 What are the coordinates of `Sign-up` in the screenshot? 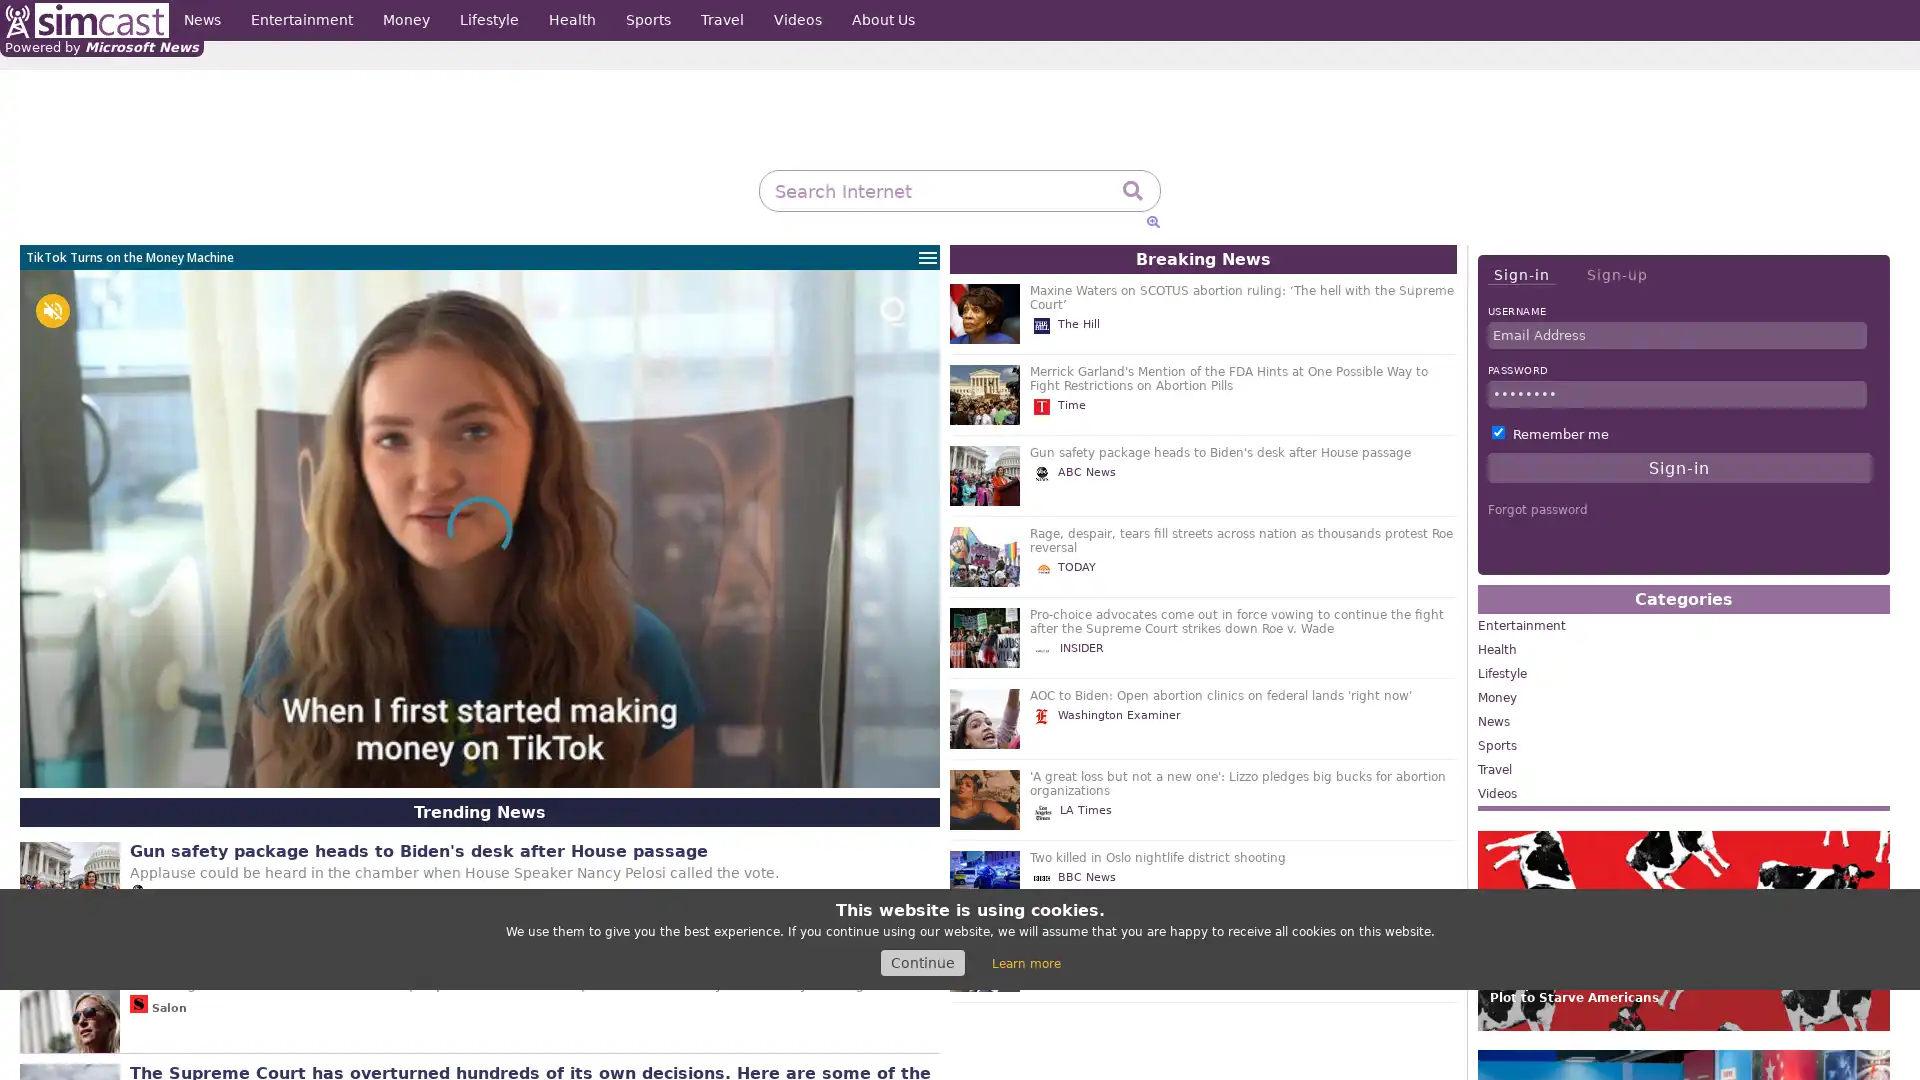 It's located at (1616, 274).